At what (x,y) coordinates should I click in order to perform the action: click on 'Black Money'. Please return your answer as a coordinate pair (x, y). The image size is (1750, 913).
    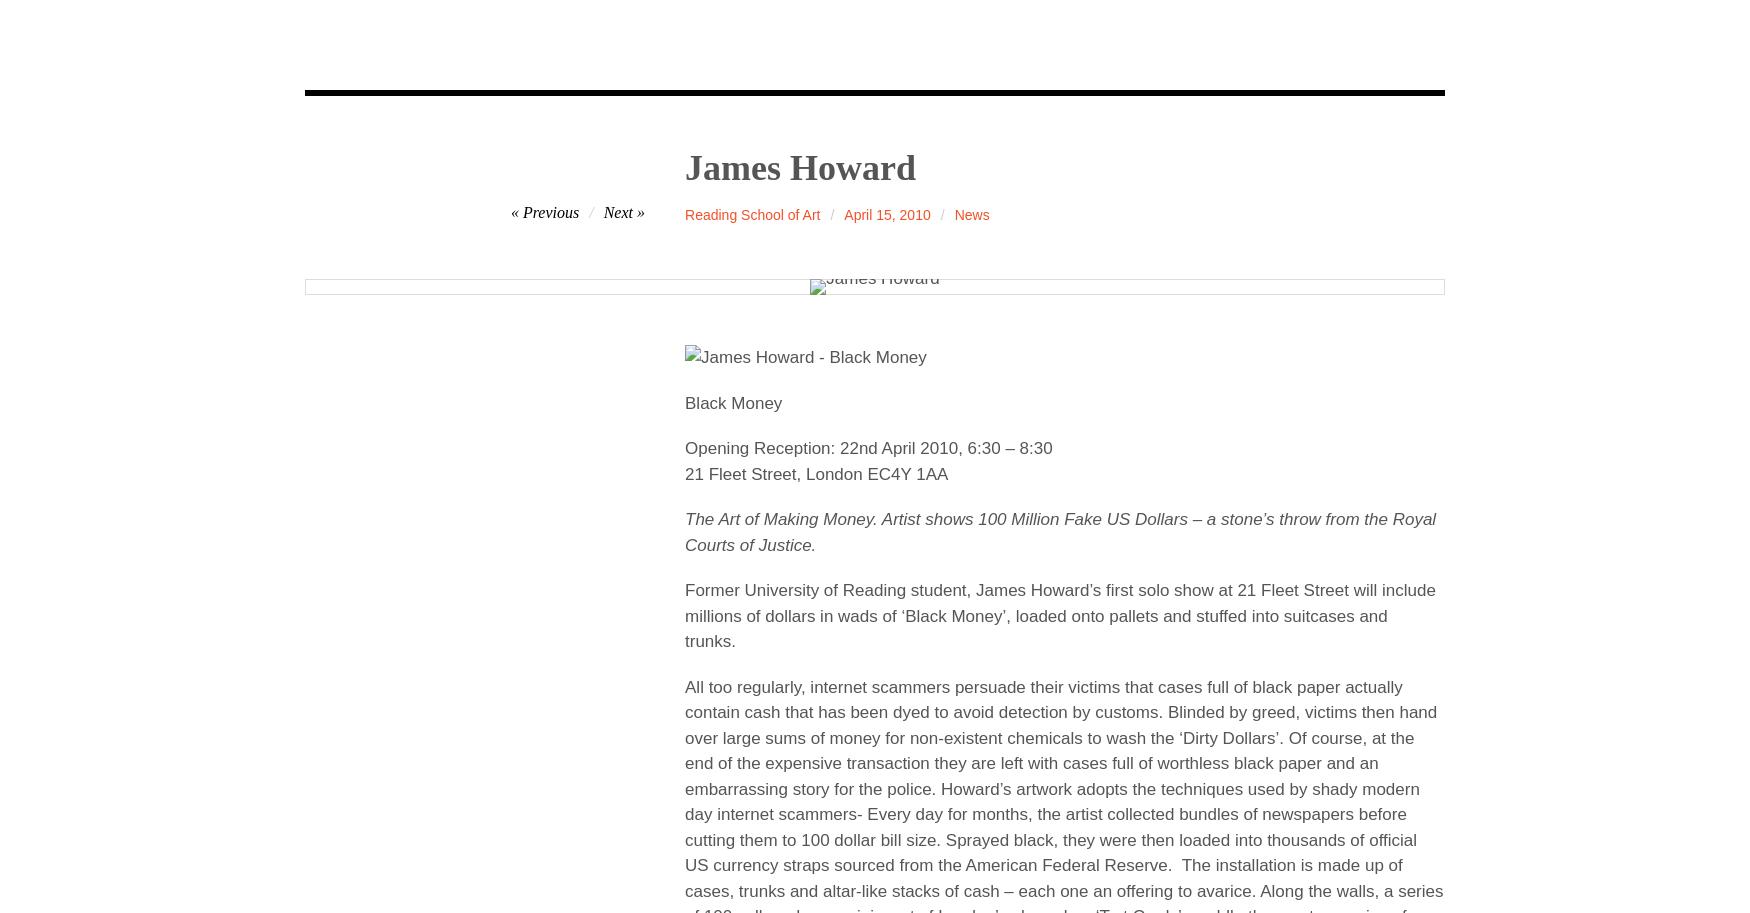
    Looking at the image, I should click on (733, 401).